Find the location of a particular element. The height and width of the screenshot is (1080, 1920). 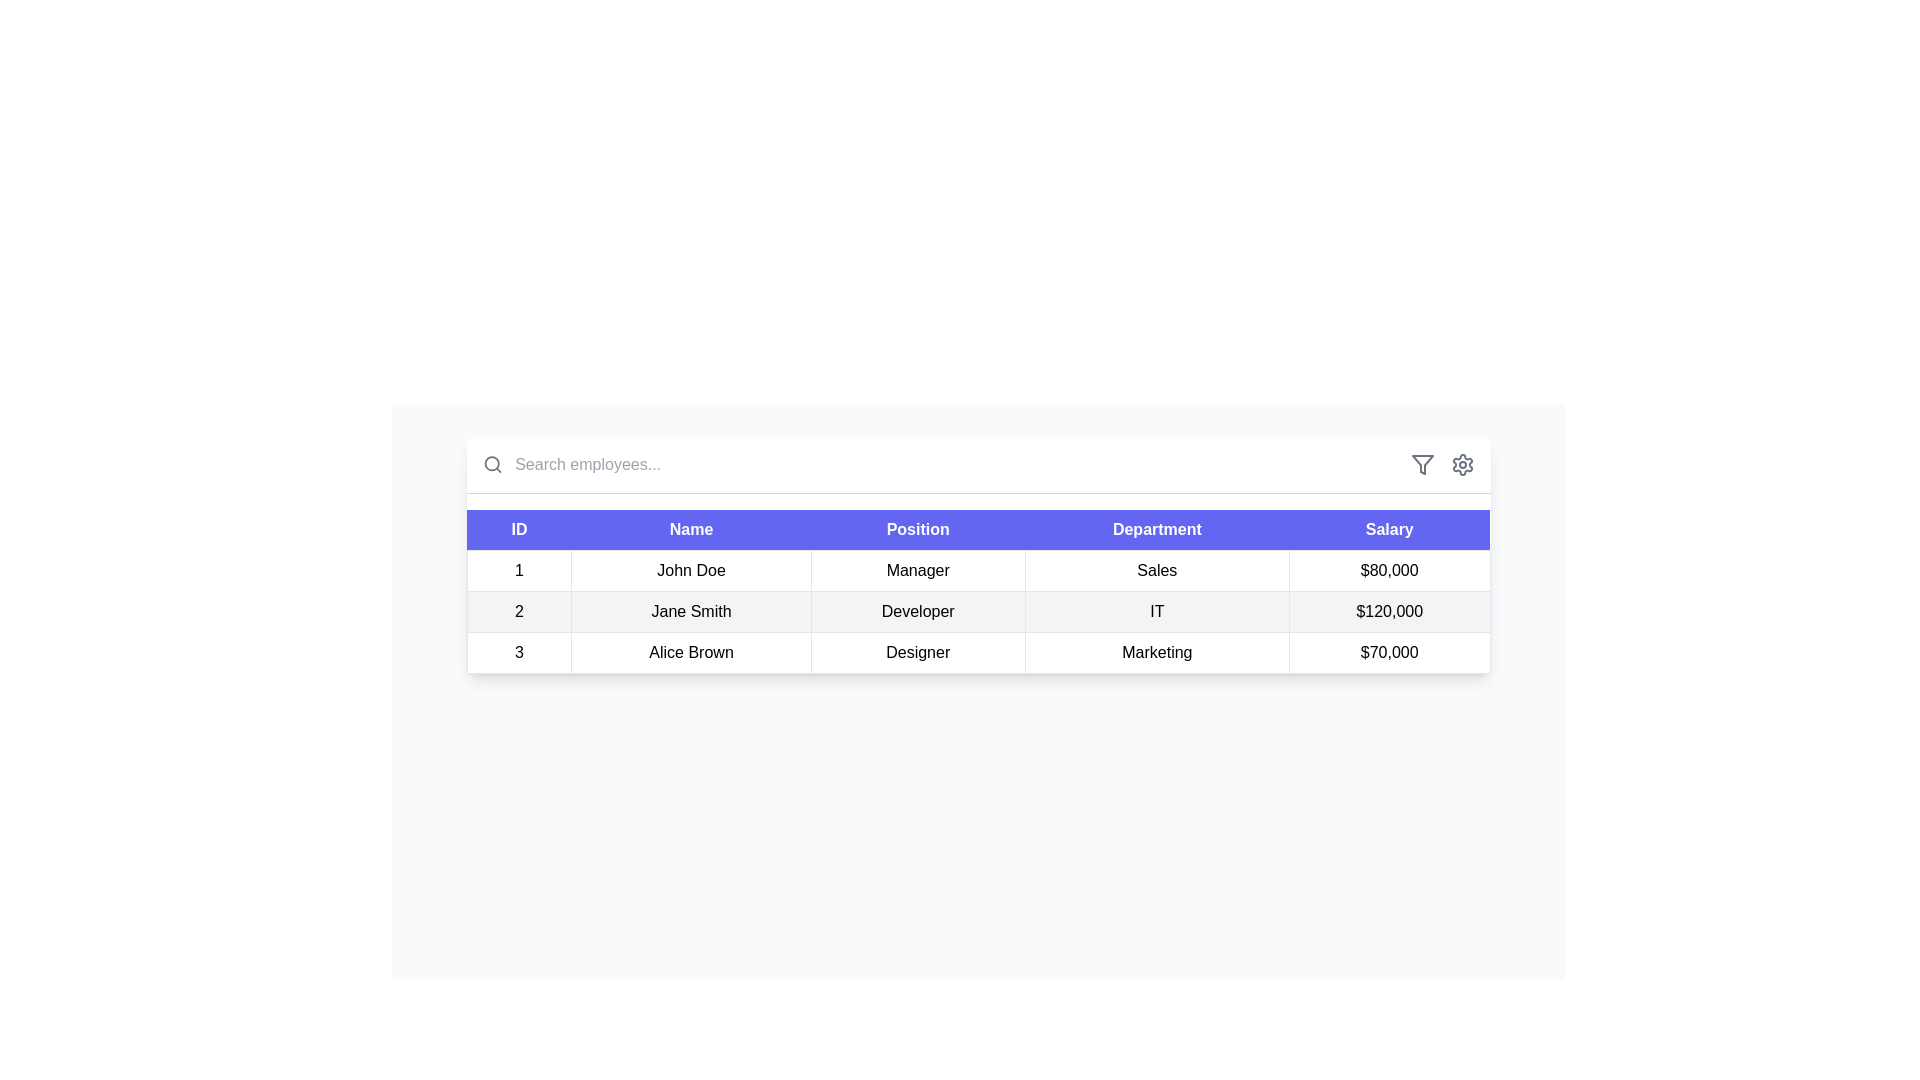

the 'ID' text label in the header row of the table, which is the first item displaying in white font on a blue background is located at coordinates (519, 529).